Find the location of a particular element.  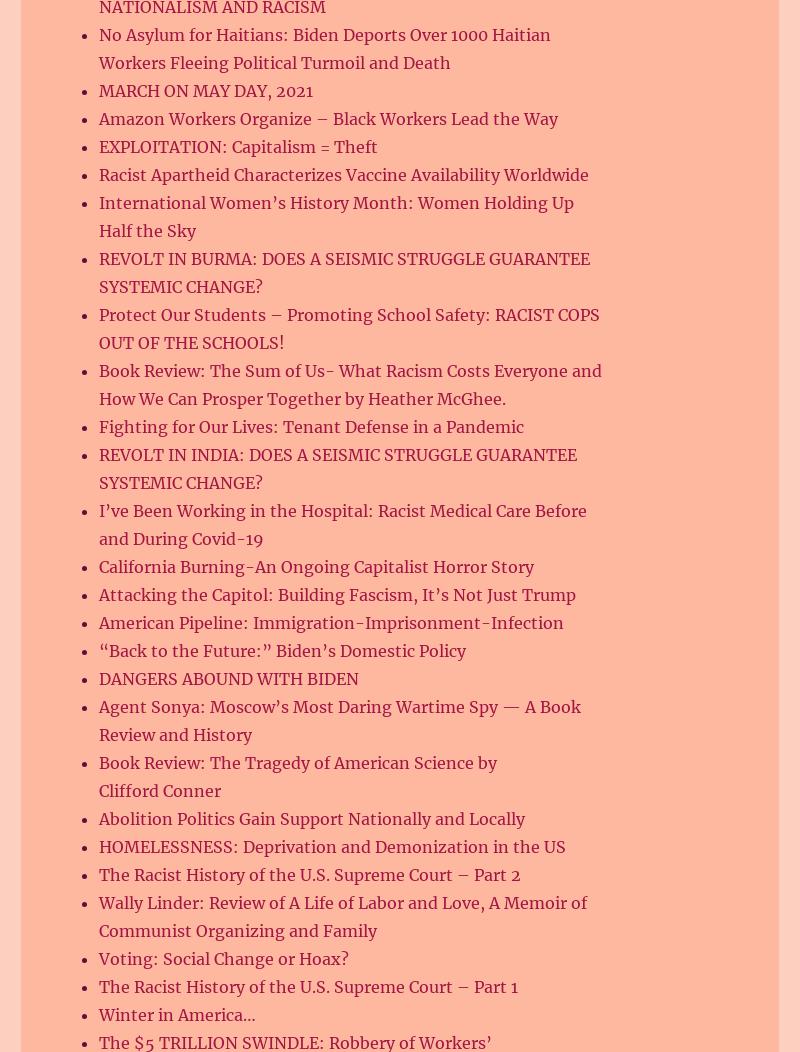

'I’ve Been Working in the Hospital: Racist Medical Care Before and During Covid-19' is located at coordinates (343, 523).